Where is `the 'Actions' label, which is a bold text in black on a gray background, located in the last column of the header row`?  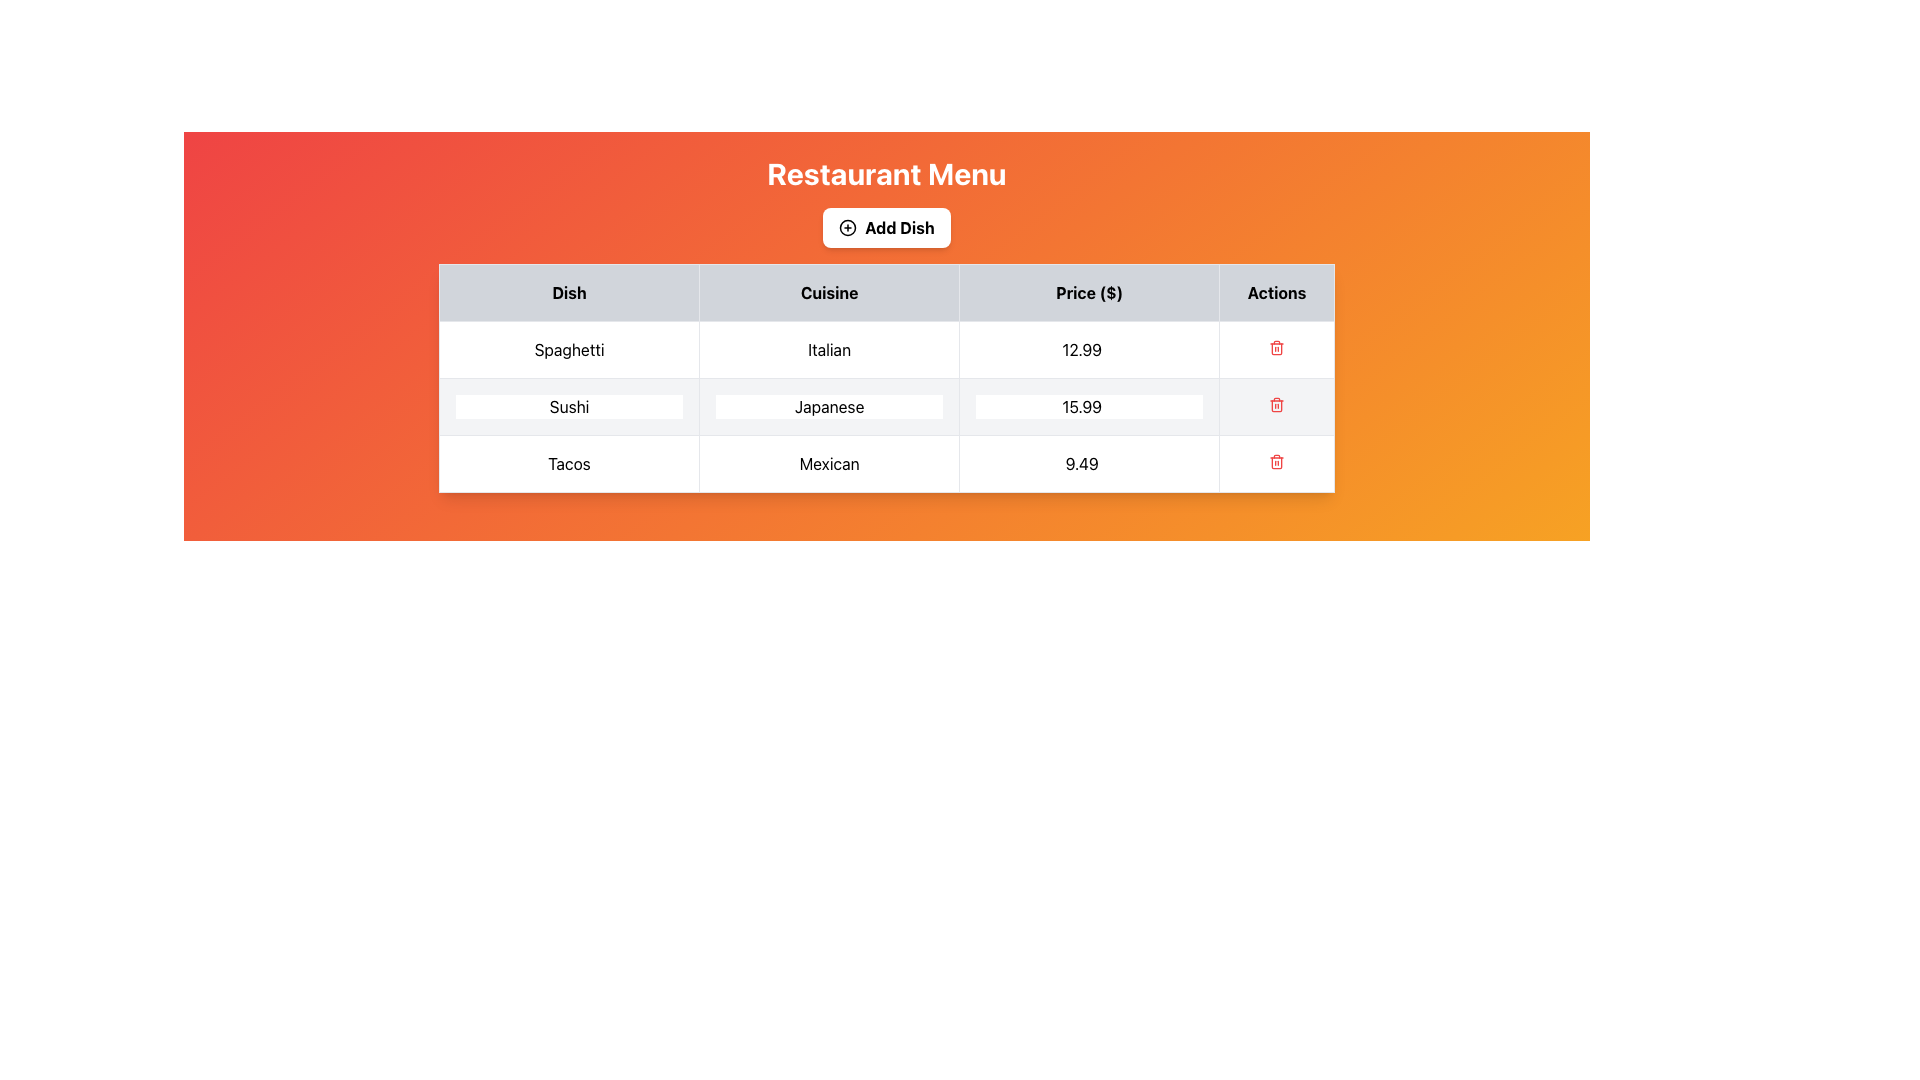 the 'Actions' label, which is a bold text in black on a gray background, located in the last column of the header row is located at coordinates (1275, 293).